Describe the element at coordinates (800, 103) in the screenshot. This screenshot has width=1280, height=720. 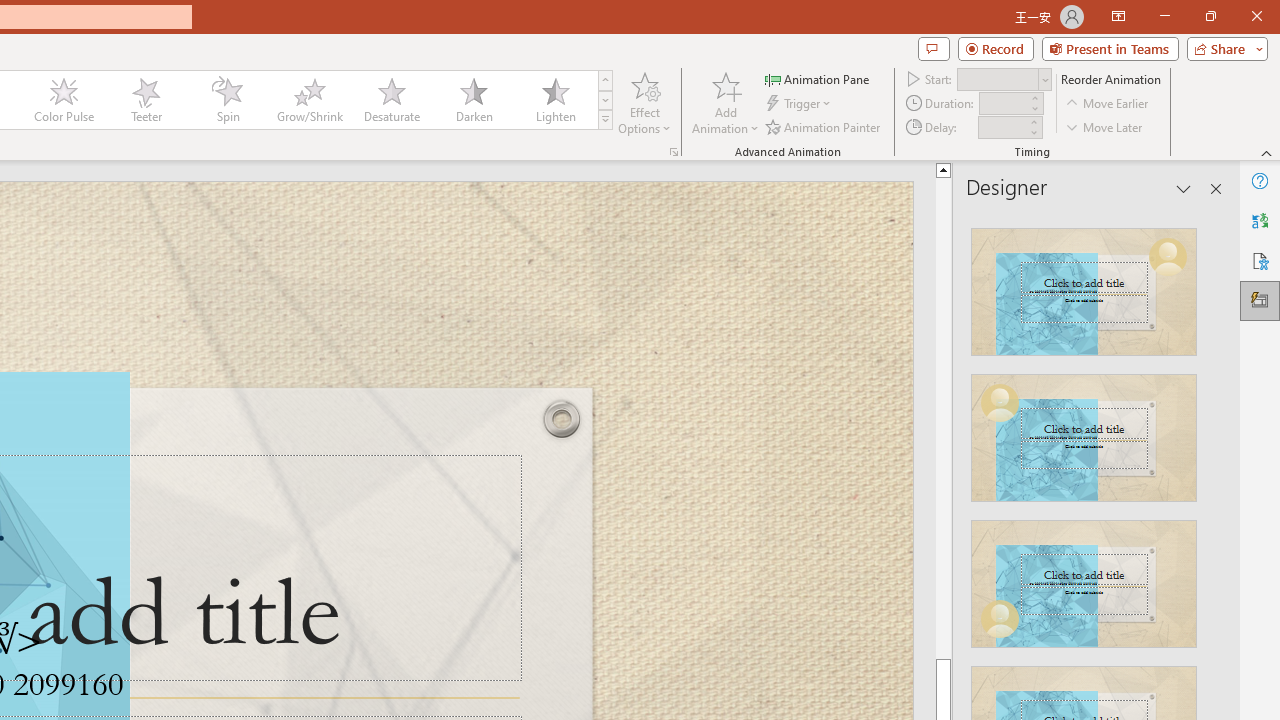
I see `'Trigger'` at that location.